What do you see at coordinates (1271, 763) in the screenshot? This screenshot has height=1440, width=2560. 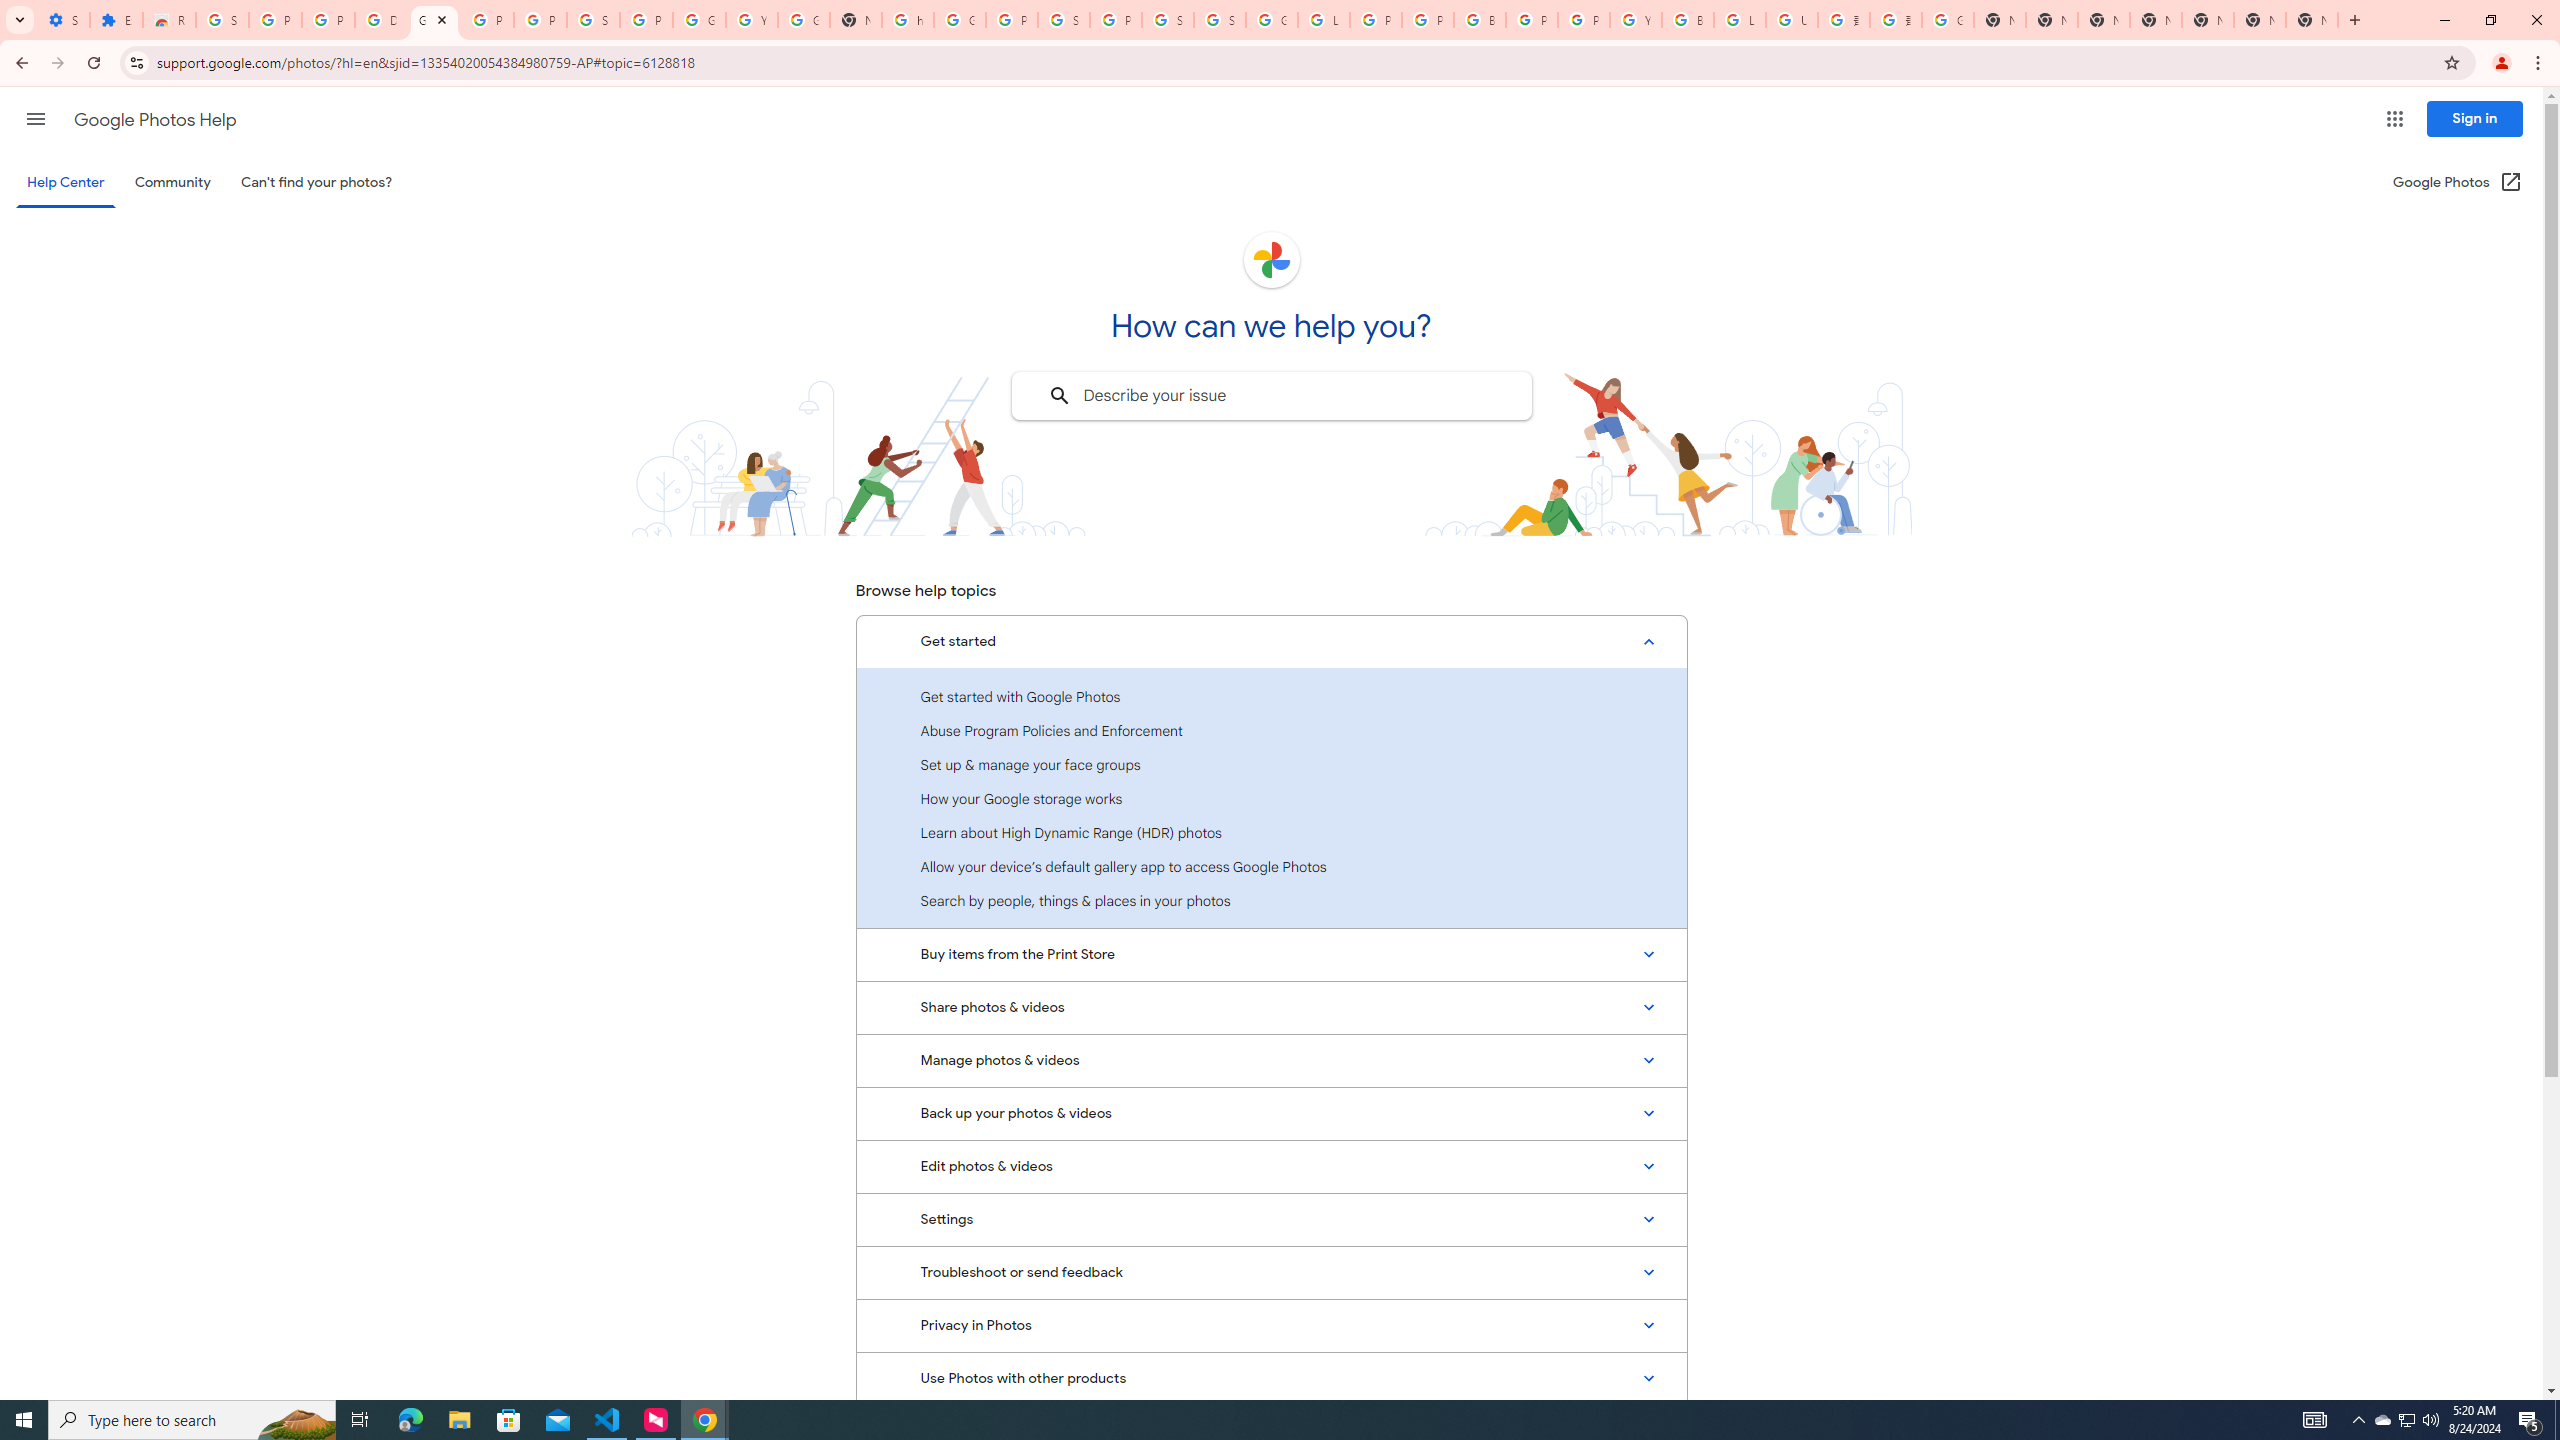 I see `'Set up & manage your face groups'` at bounding box center [1271, 763].